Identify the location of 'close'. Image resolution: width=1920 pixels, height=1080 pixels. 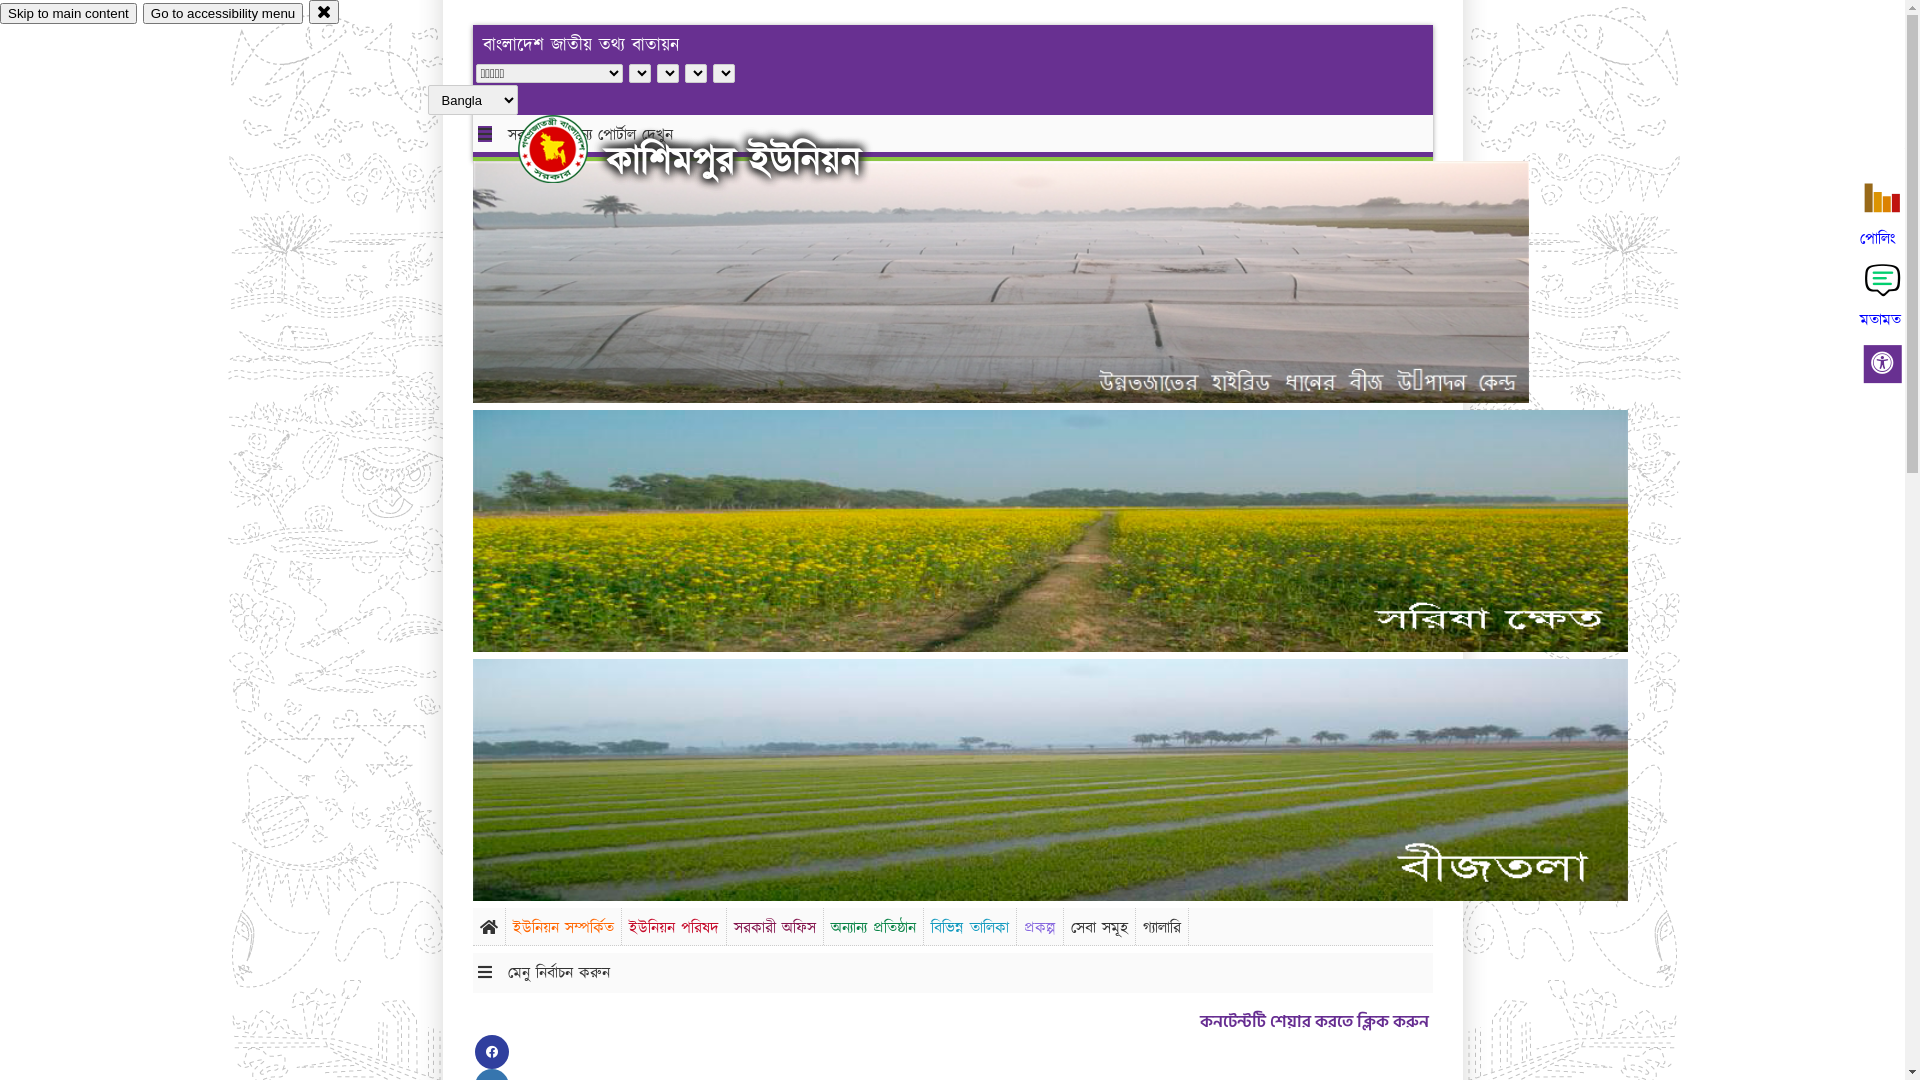
(324, 11).